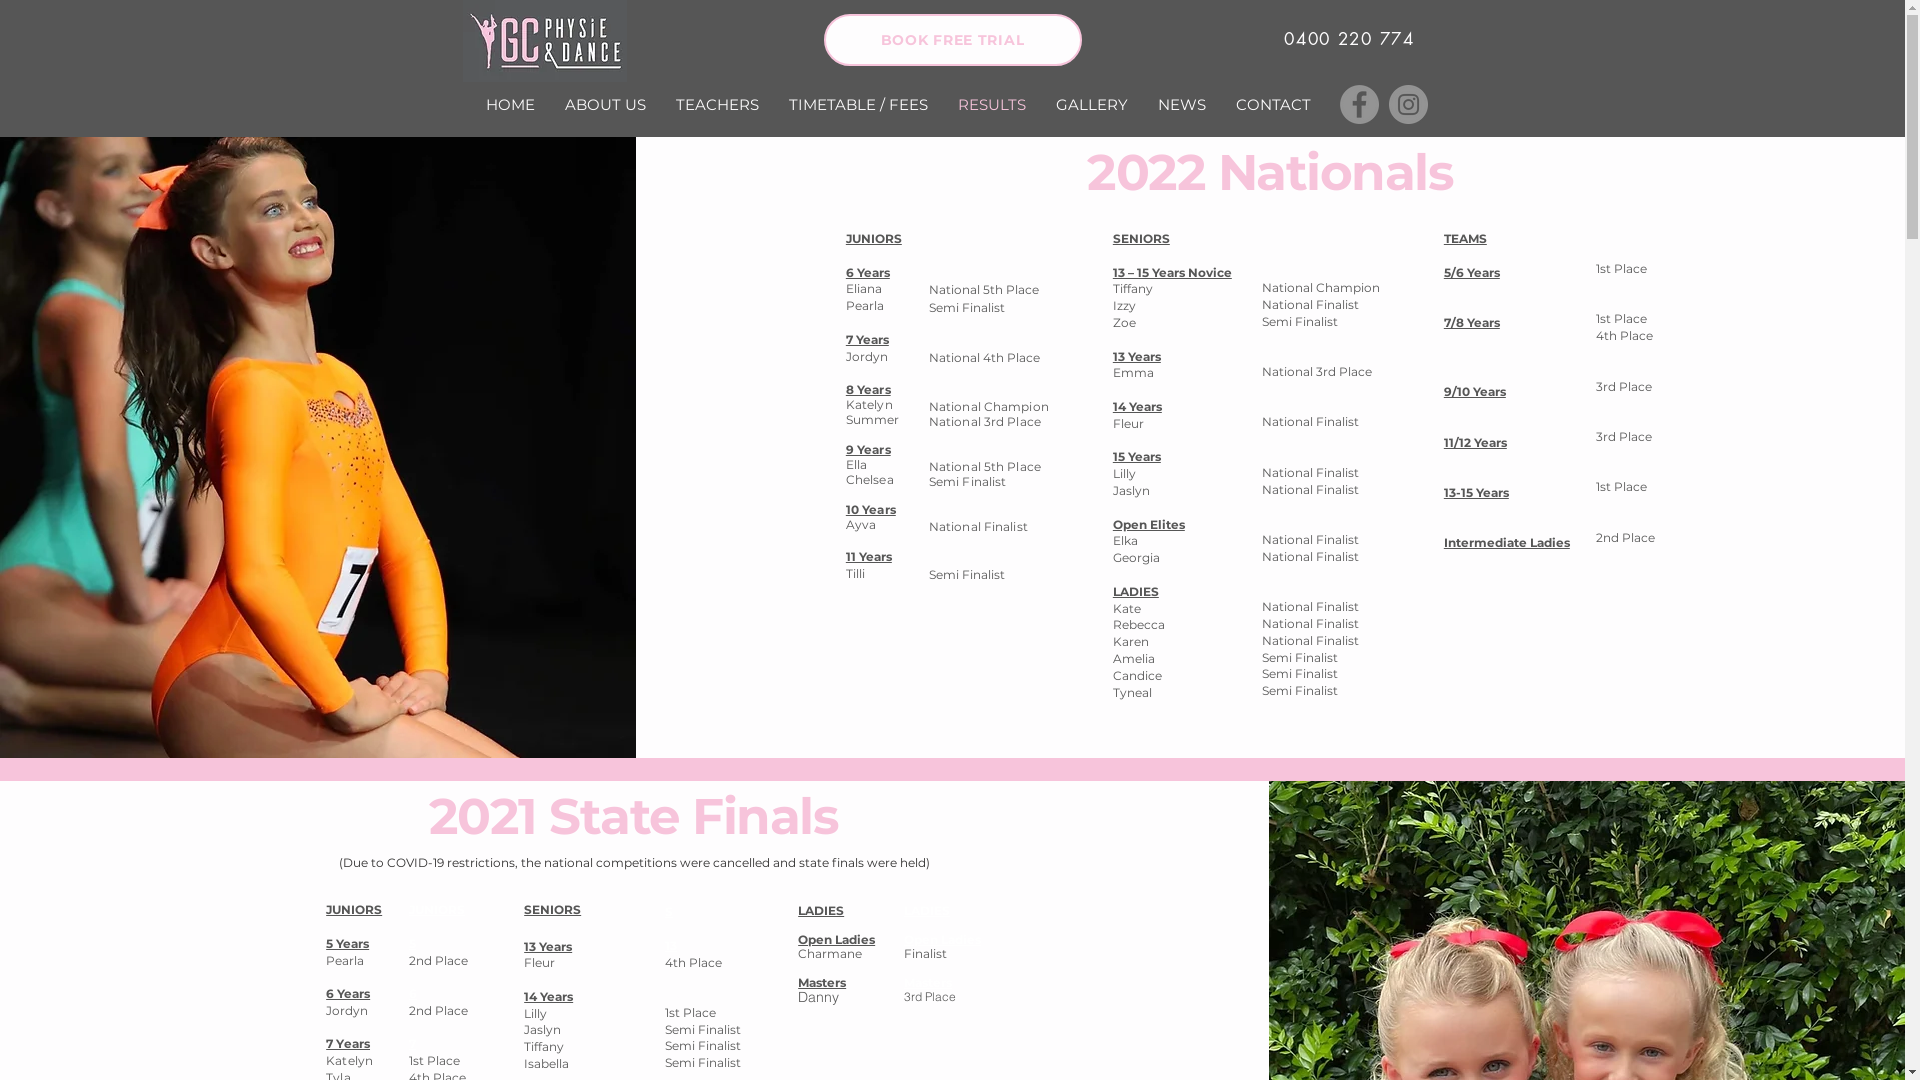  I want to click on 'TIMETABLE / FEES', so click(858, 104).